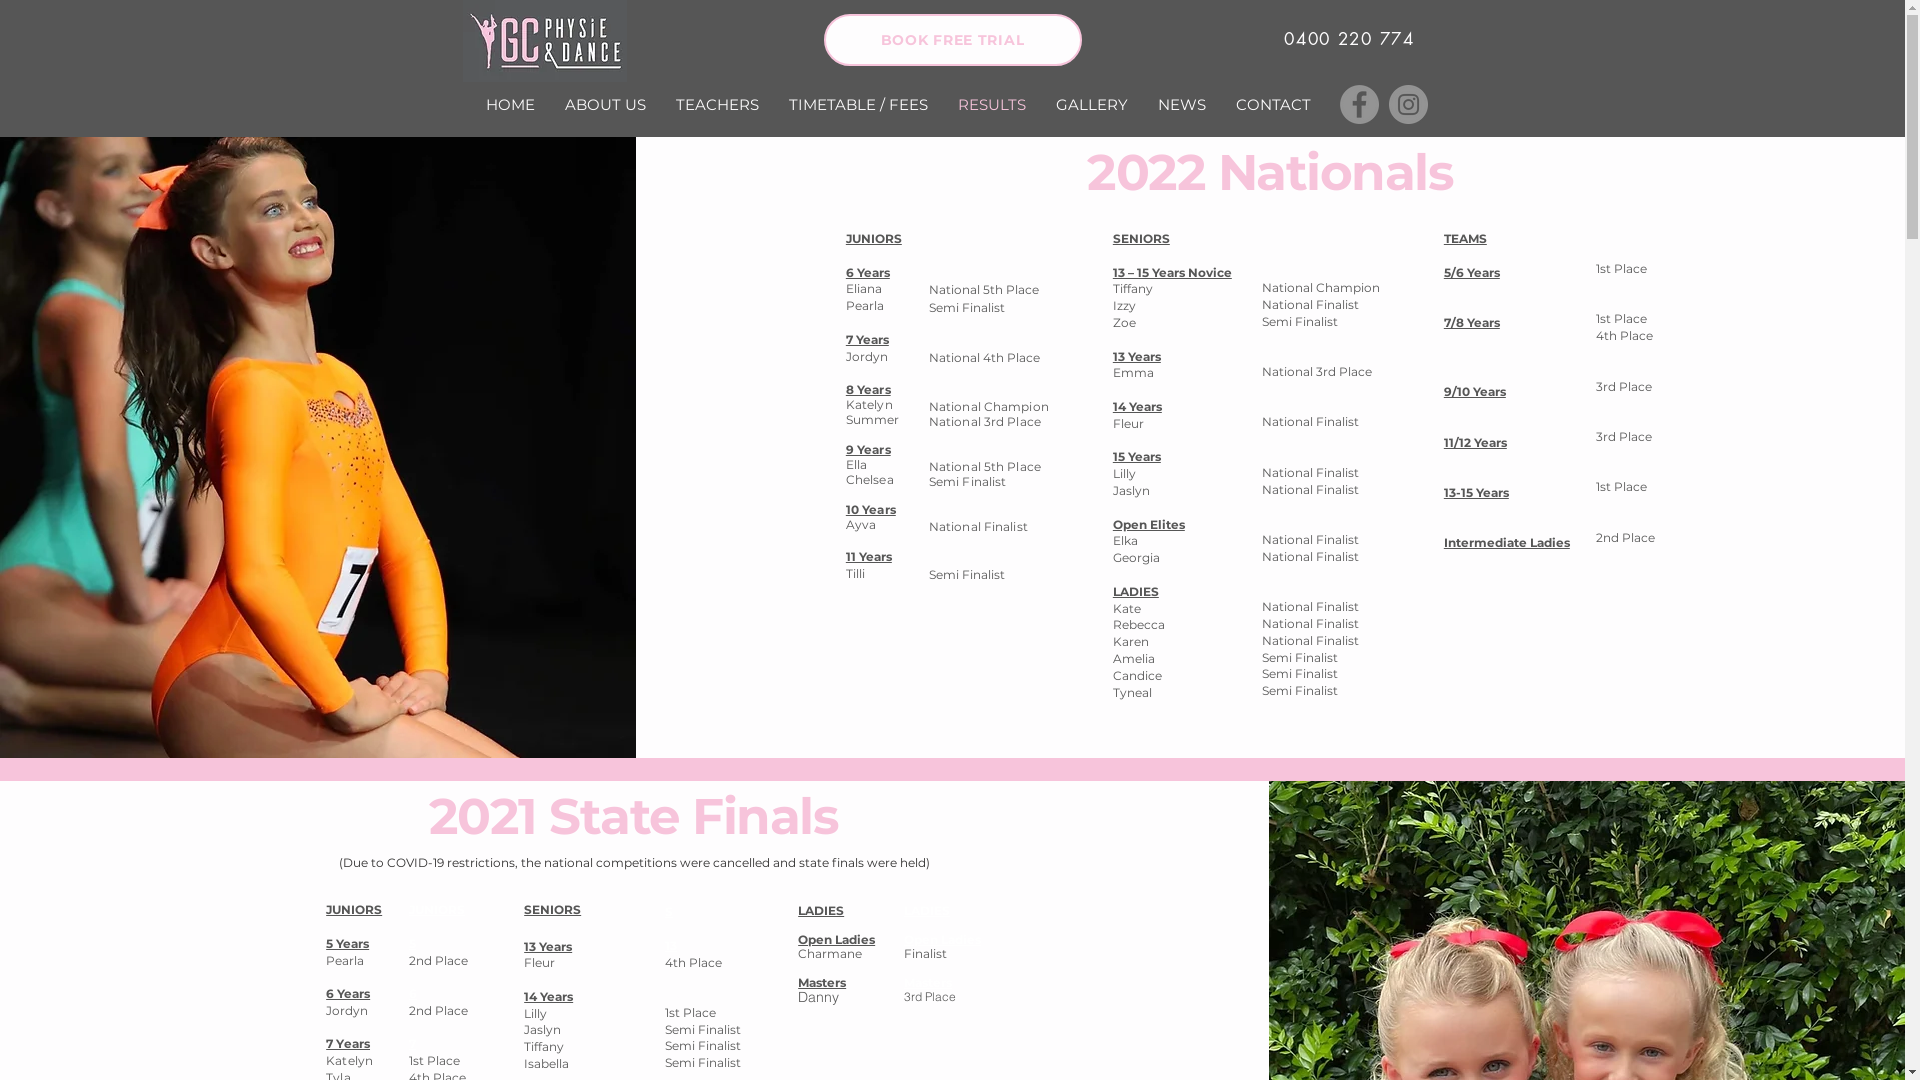  I want to click on 'TIMETABLE / FEES', so click(858, 104).